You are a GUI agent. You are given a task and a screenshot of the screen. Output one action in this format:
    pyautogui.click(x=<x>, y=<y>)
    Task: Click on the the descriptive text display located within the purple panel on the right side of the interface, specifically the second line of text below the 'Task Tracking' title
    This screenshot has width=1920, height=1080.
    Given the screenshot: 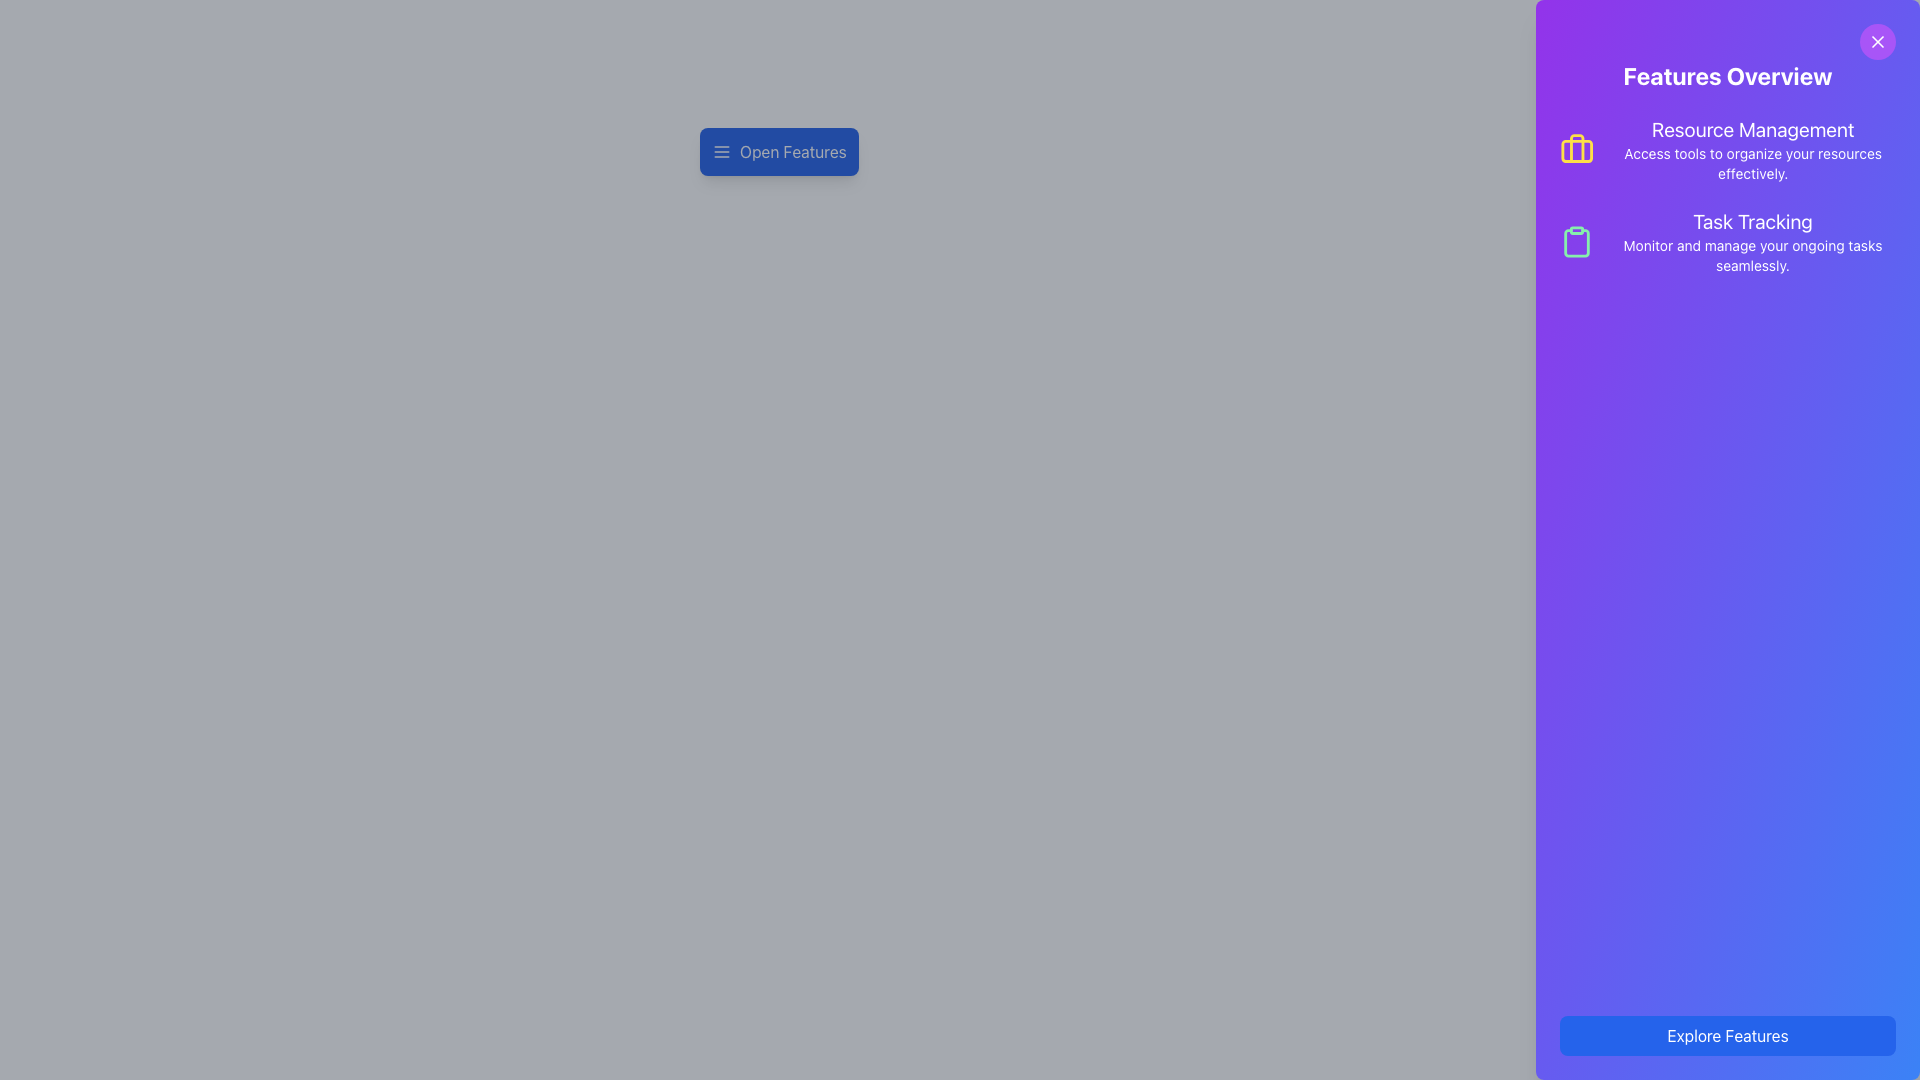 What is the action you would take?
    pyautogui.click(x=1751, y=254)
    